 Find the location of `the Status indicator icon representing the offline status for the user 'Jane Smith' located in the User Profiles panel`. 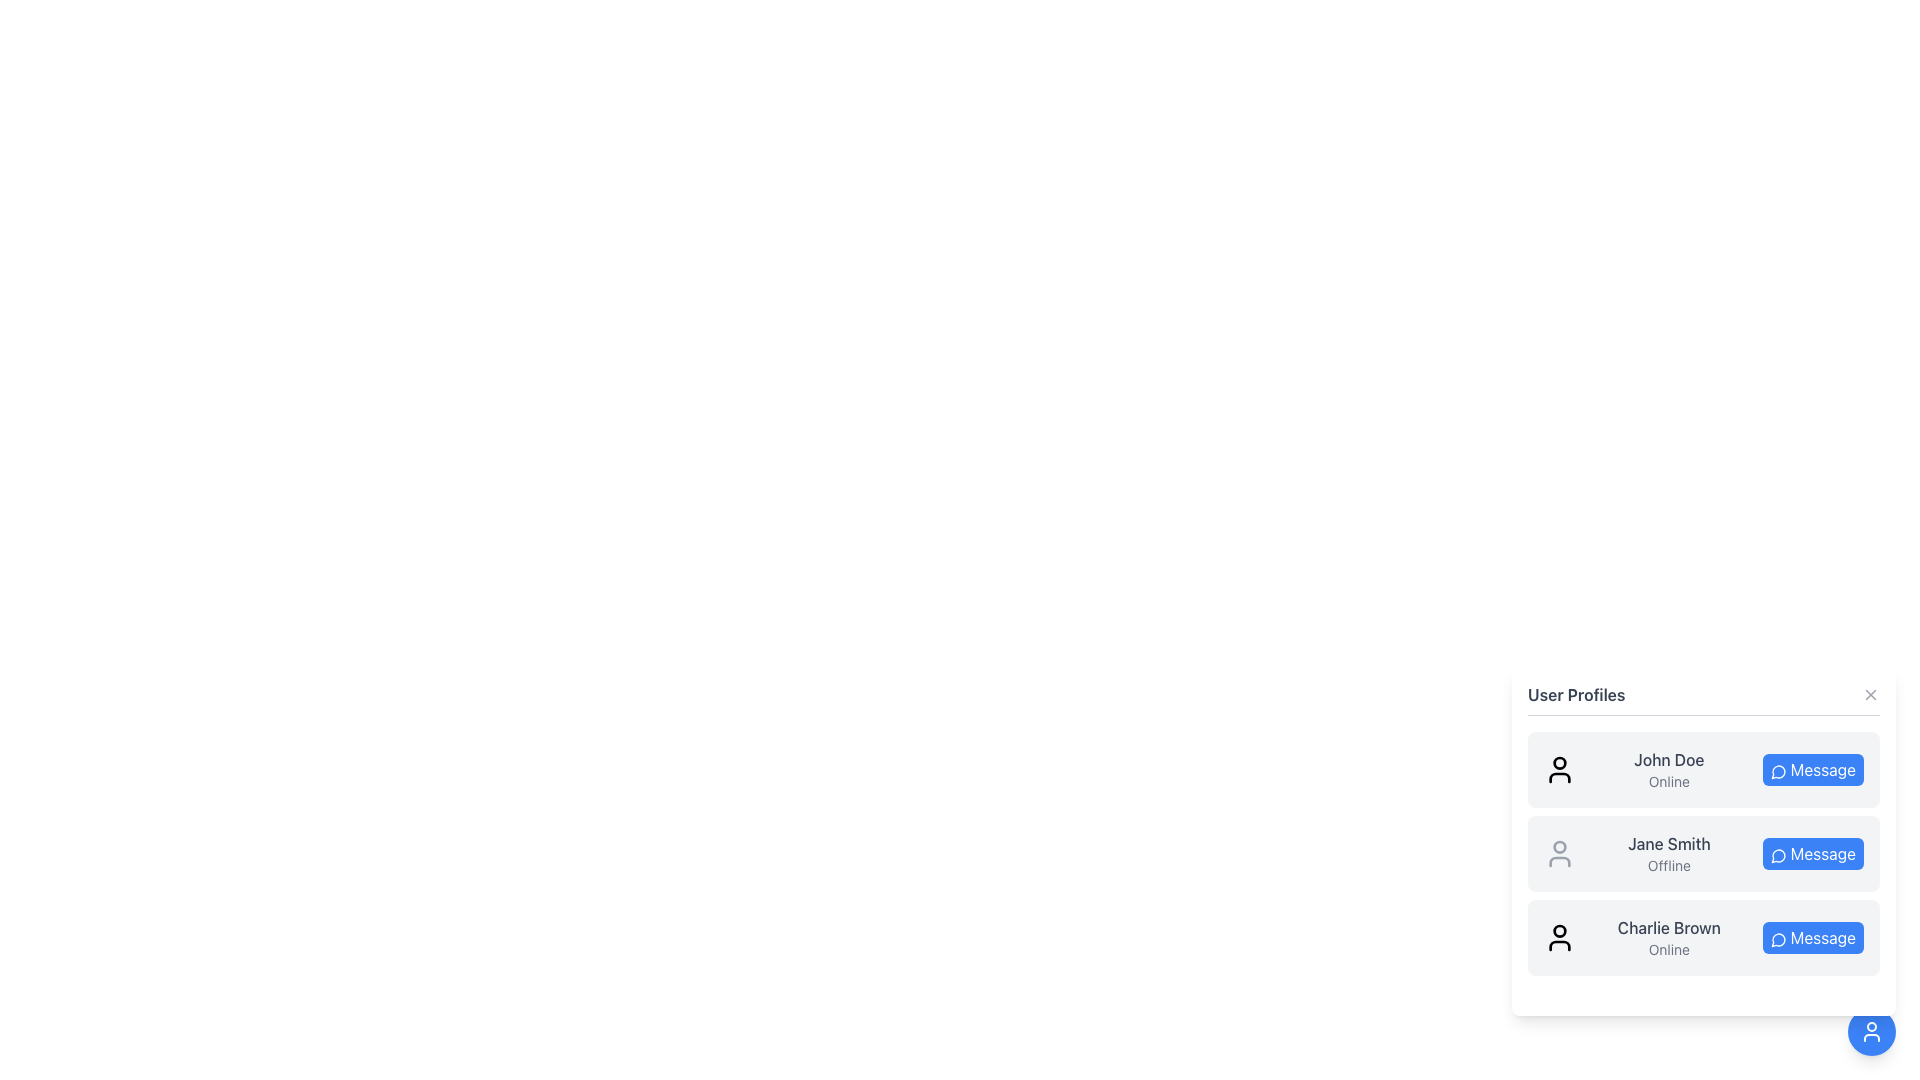

the Status indicator icon representing the offline status for the user 'Jane Smith' located in the User Profiles panel is located at coordinates (1559, 860).